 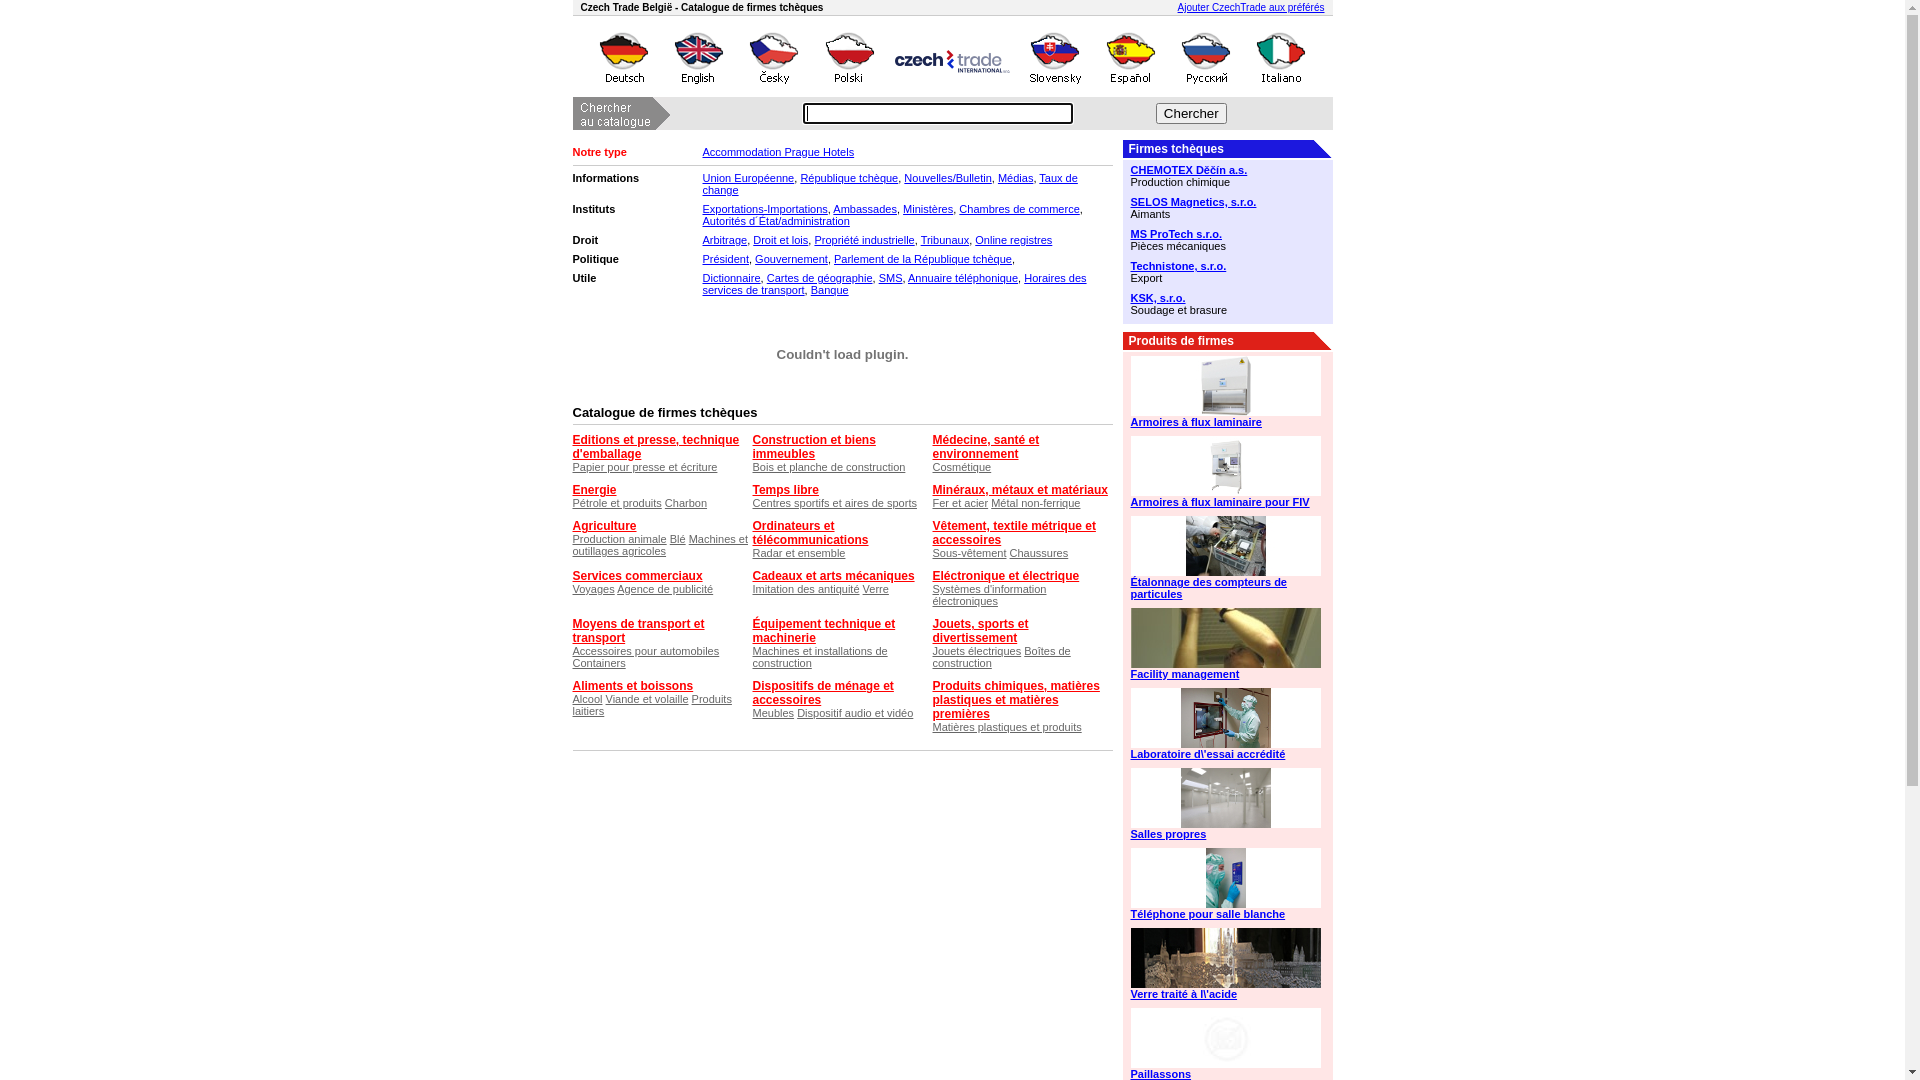 I want to click on 'Agriculture', so click(x=603, y=524).